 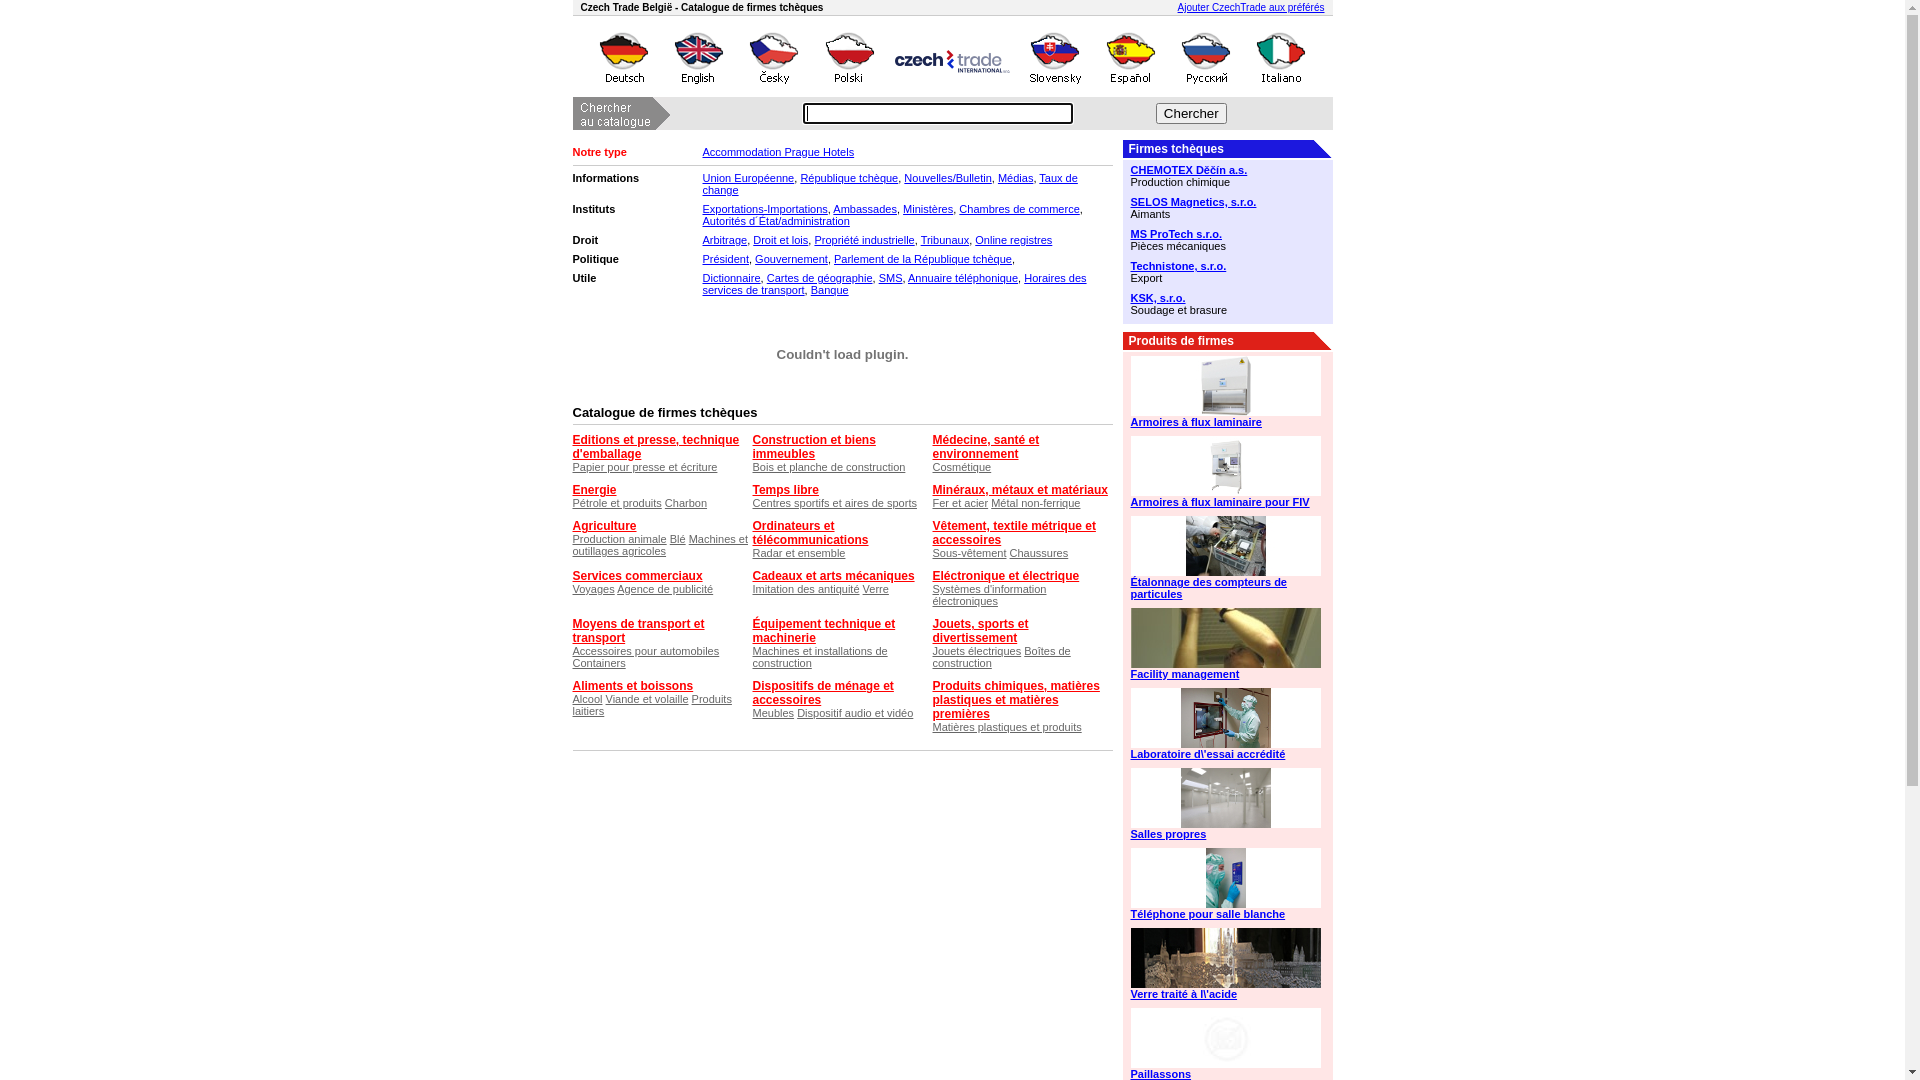 I want to click on 'Agriculture', so click(x=603, y=524).